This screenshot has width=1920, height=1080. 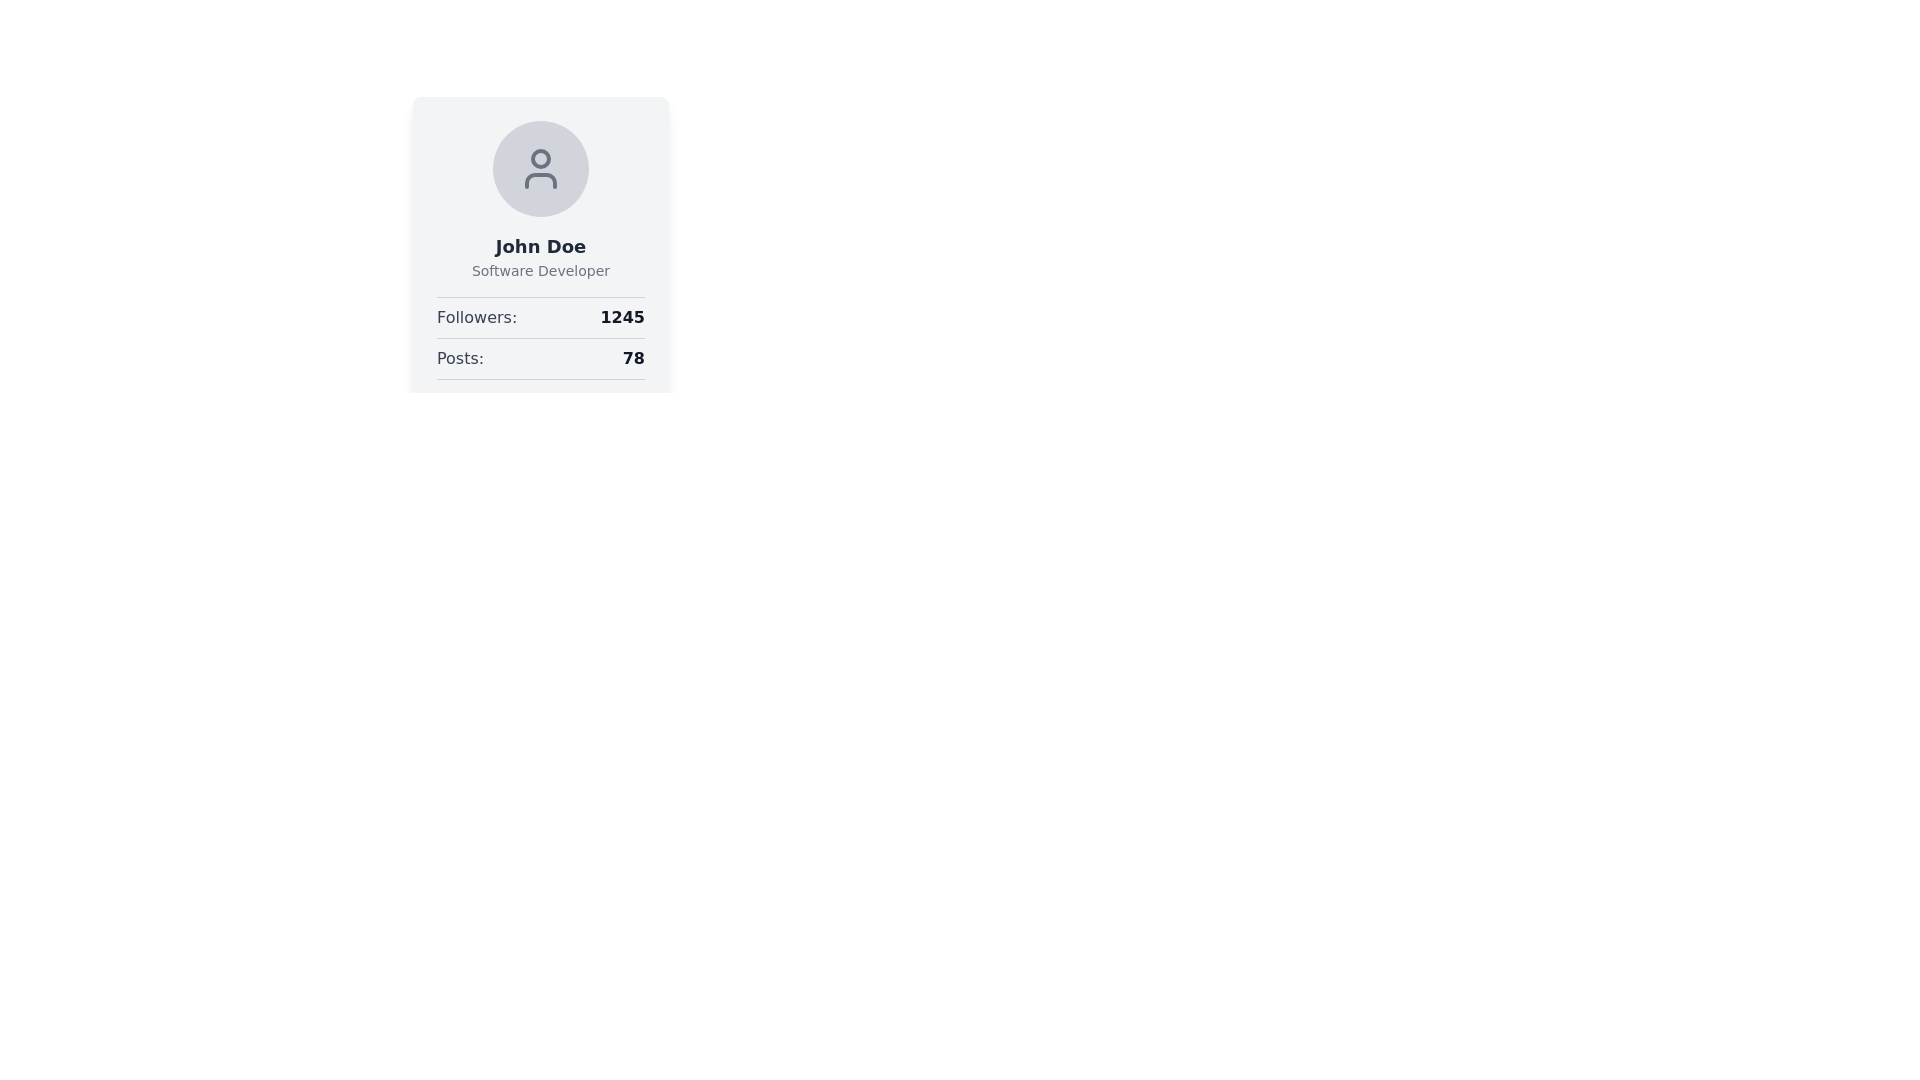 What do you see at coordinates (476, 316) in the screenshot?
I see `the static text label that serves as a descriptor for the adjacent numerical value '1245', positioned within the summary section below the user's name and avatar` at bounding box center [476, 316].